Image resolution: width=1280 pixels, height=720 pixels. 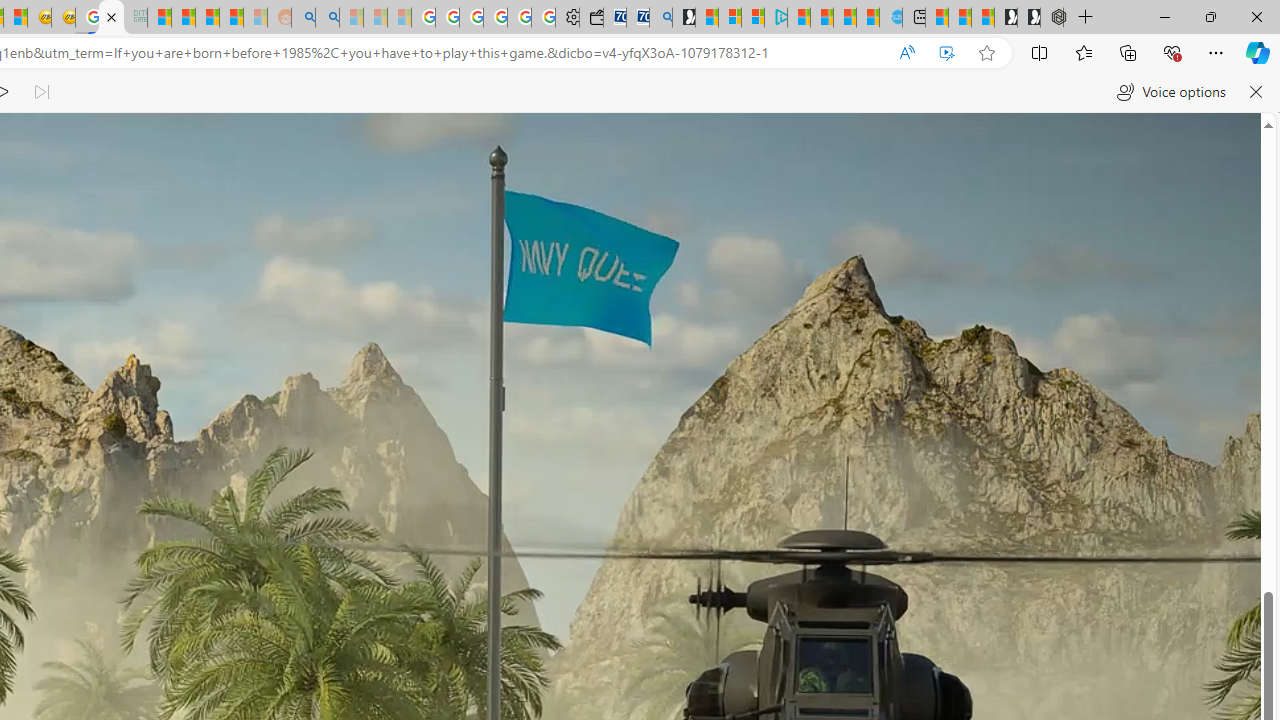 What do you see at coordinates (40, 92) in the screenshot?
I see `'Read next paragraph'` at bounding box center [40, 92].